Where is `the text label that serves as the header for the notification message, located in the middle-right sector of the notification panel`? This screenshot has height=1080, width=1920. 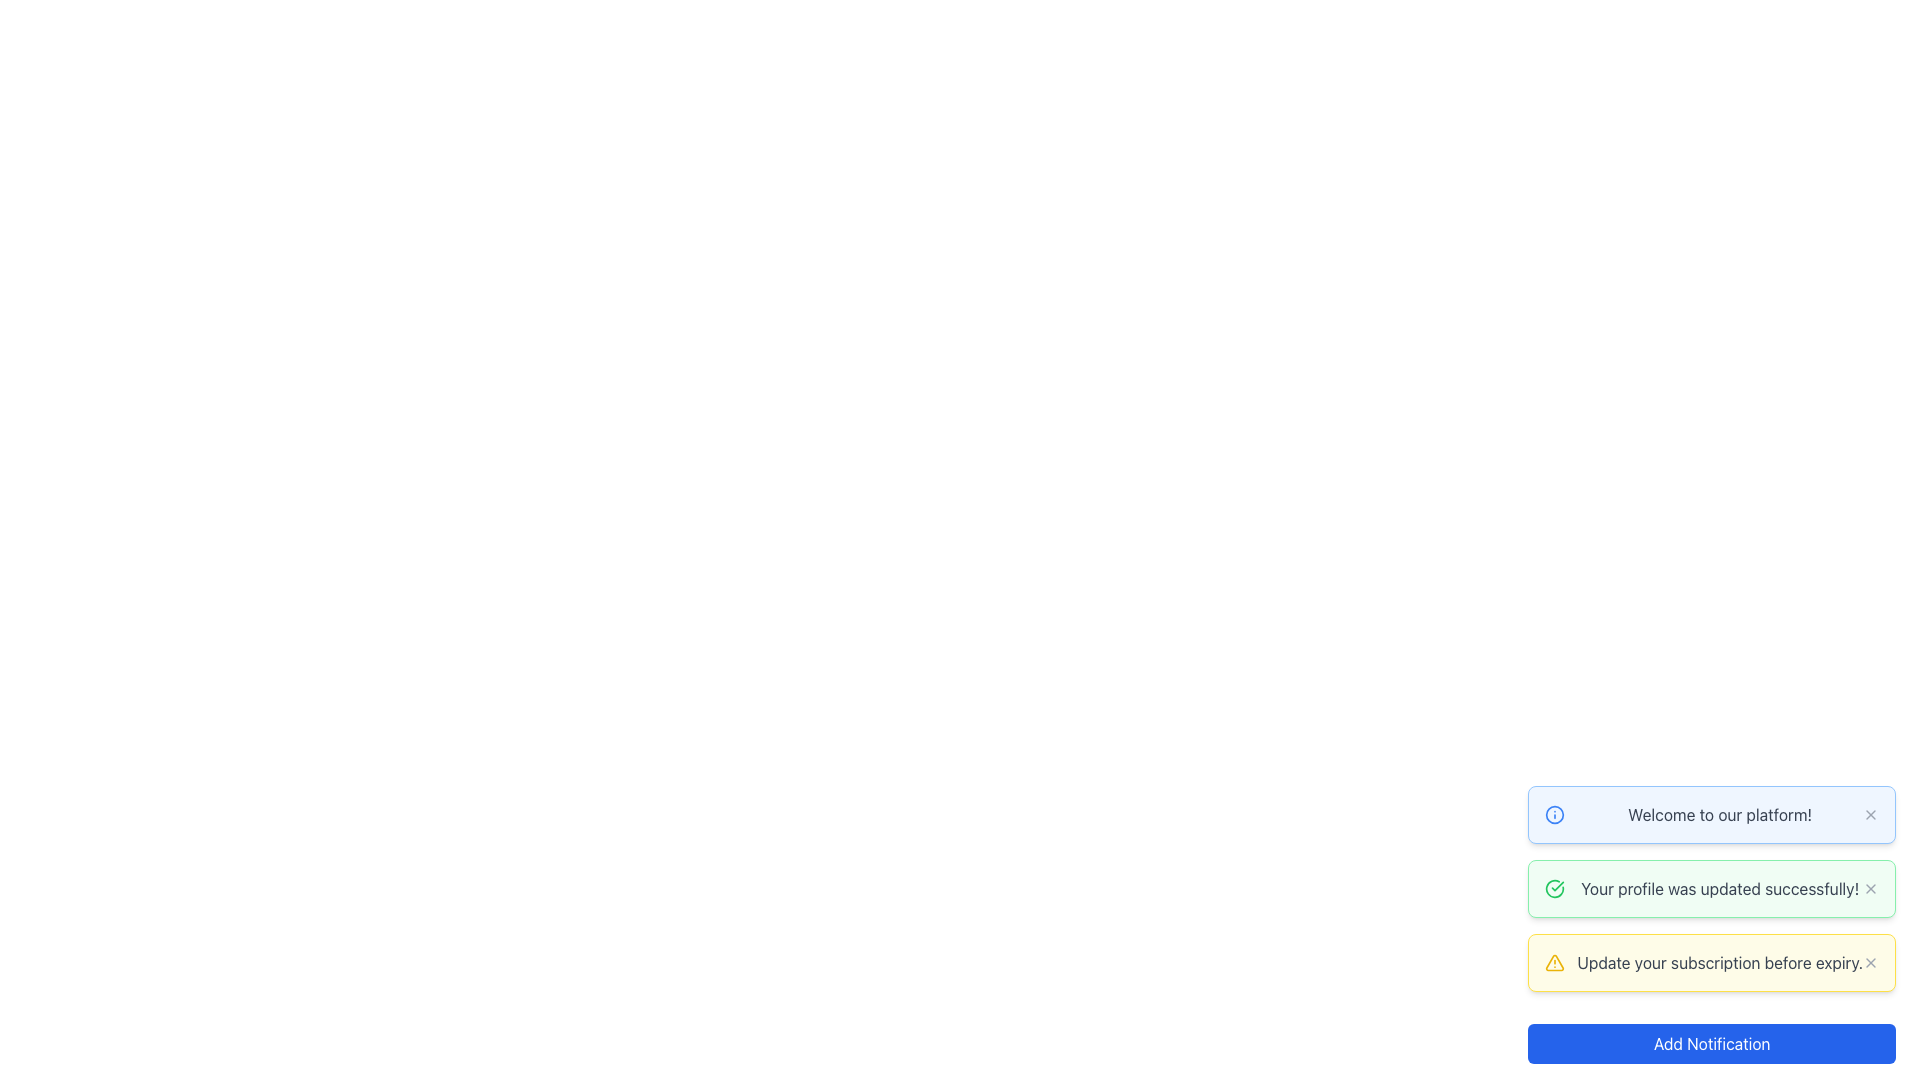 the text label that serves as the header for the notification message, located in the middle-right sector of the notification panel is located at coordinates (1719, 814).